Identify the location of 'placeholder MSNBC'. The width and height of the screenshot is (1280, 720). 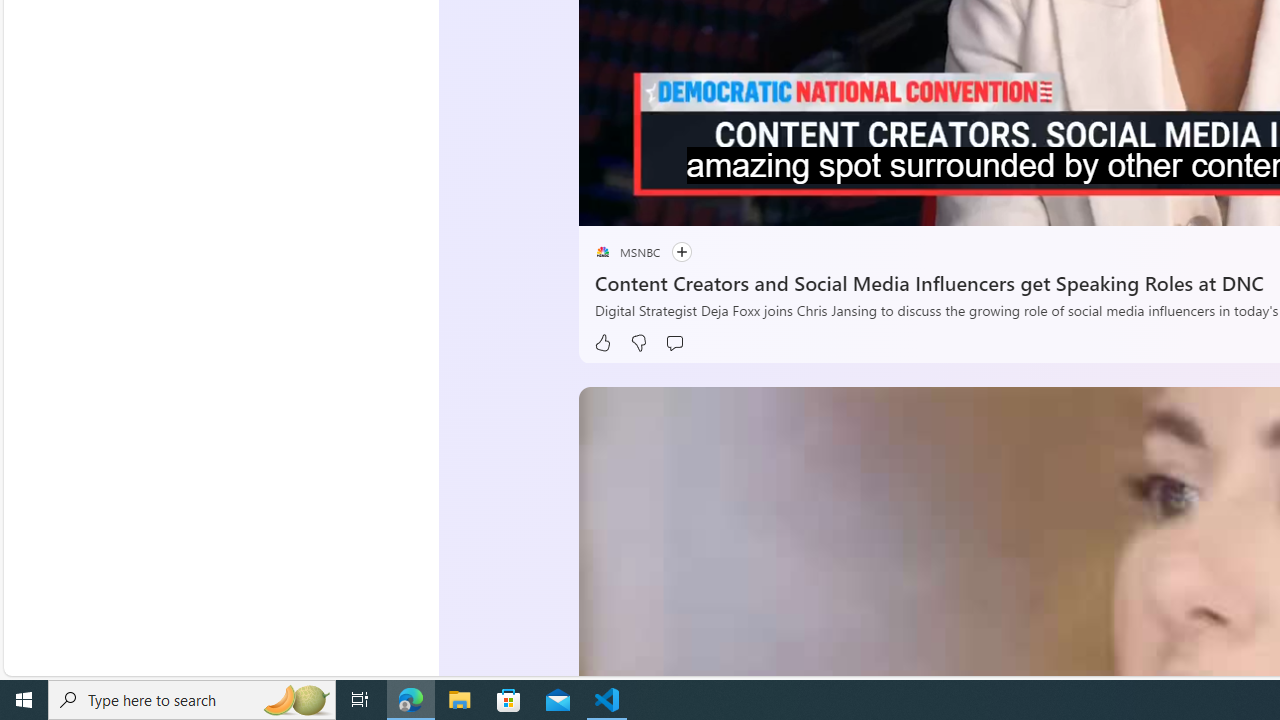
(626, 251).